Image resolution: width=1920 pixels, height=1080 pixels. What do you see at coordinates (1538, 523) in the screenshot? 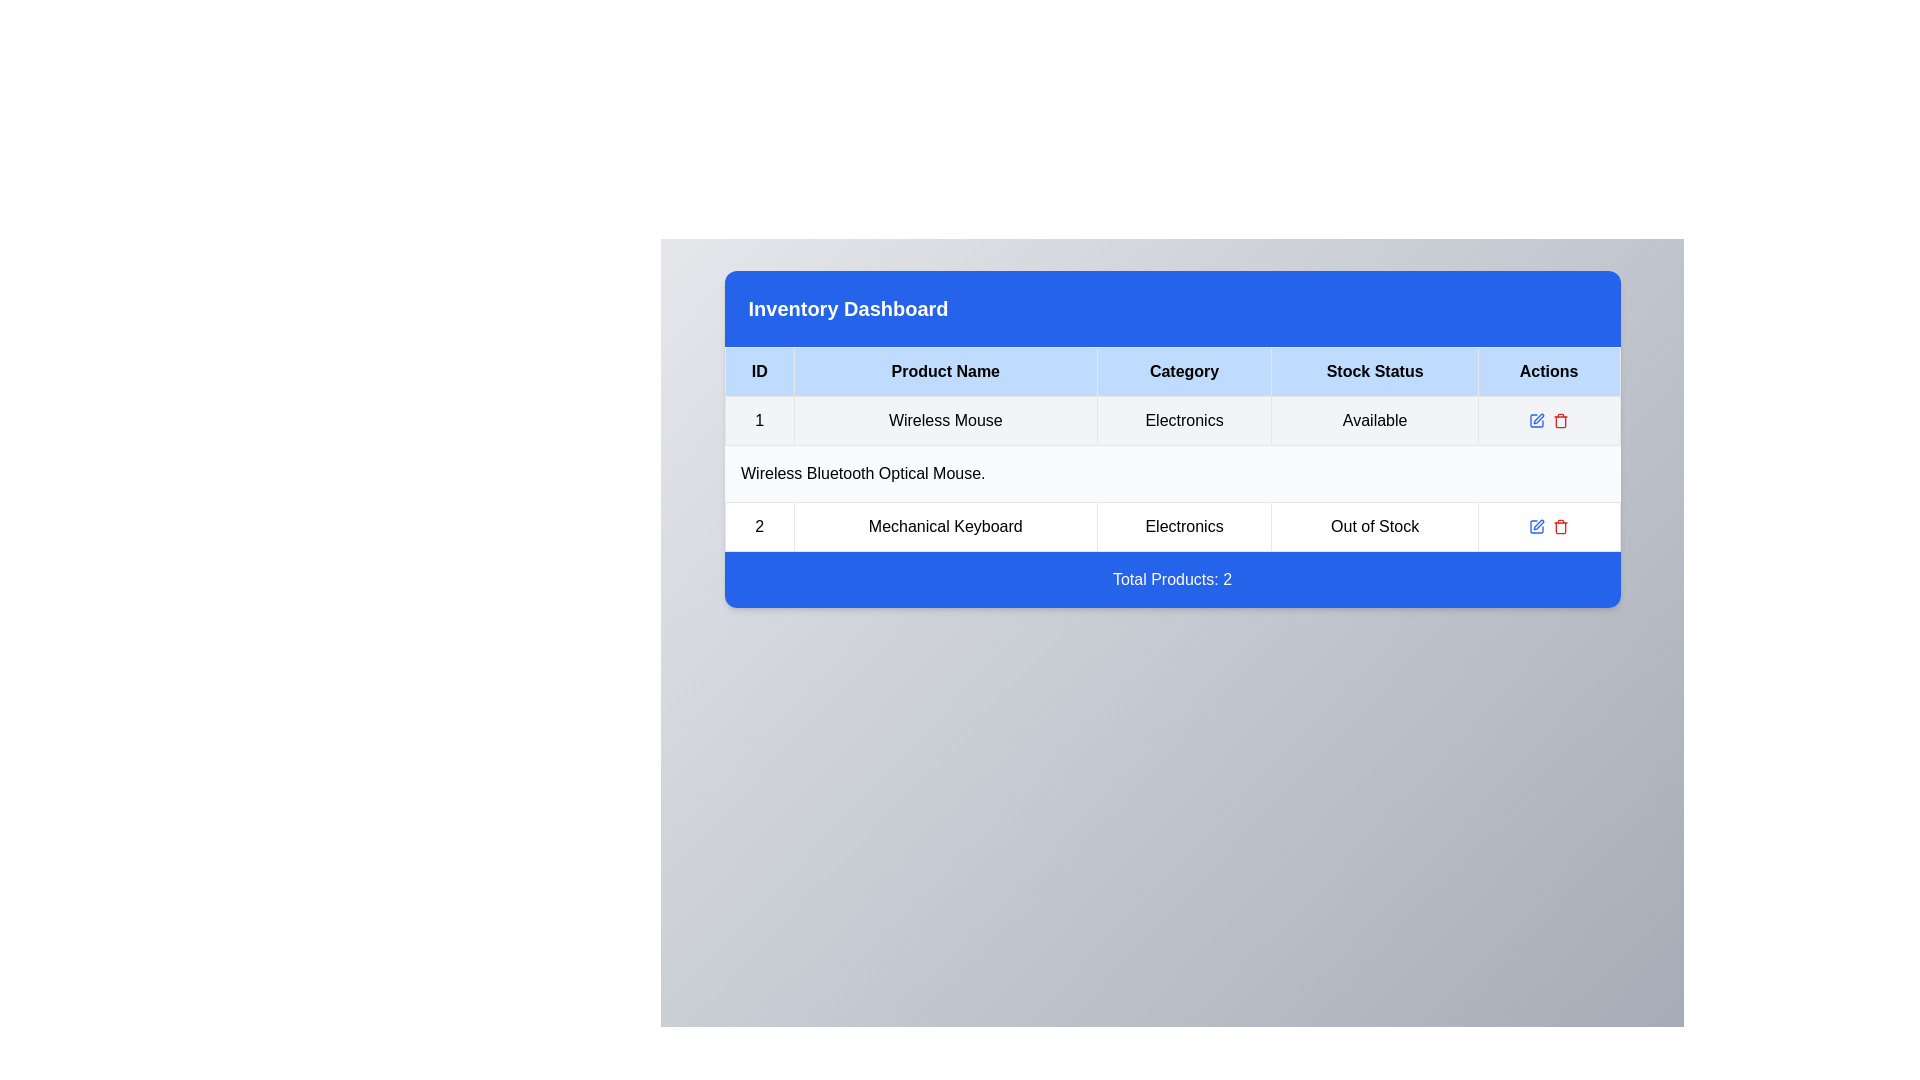
I see `the edit icon button, which is a pen-shaped graphical icon within the 'Actions' column of the second row` at bounding box center [1538, 523].